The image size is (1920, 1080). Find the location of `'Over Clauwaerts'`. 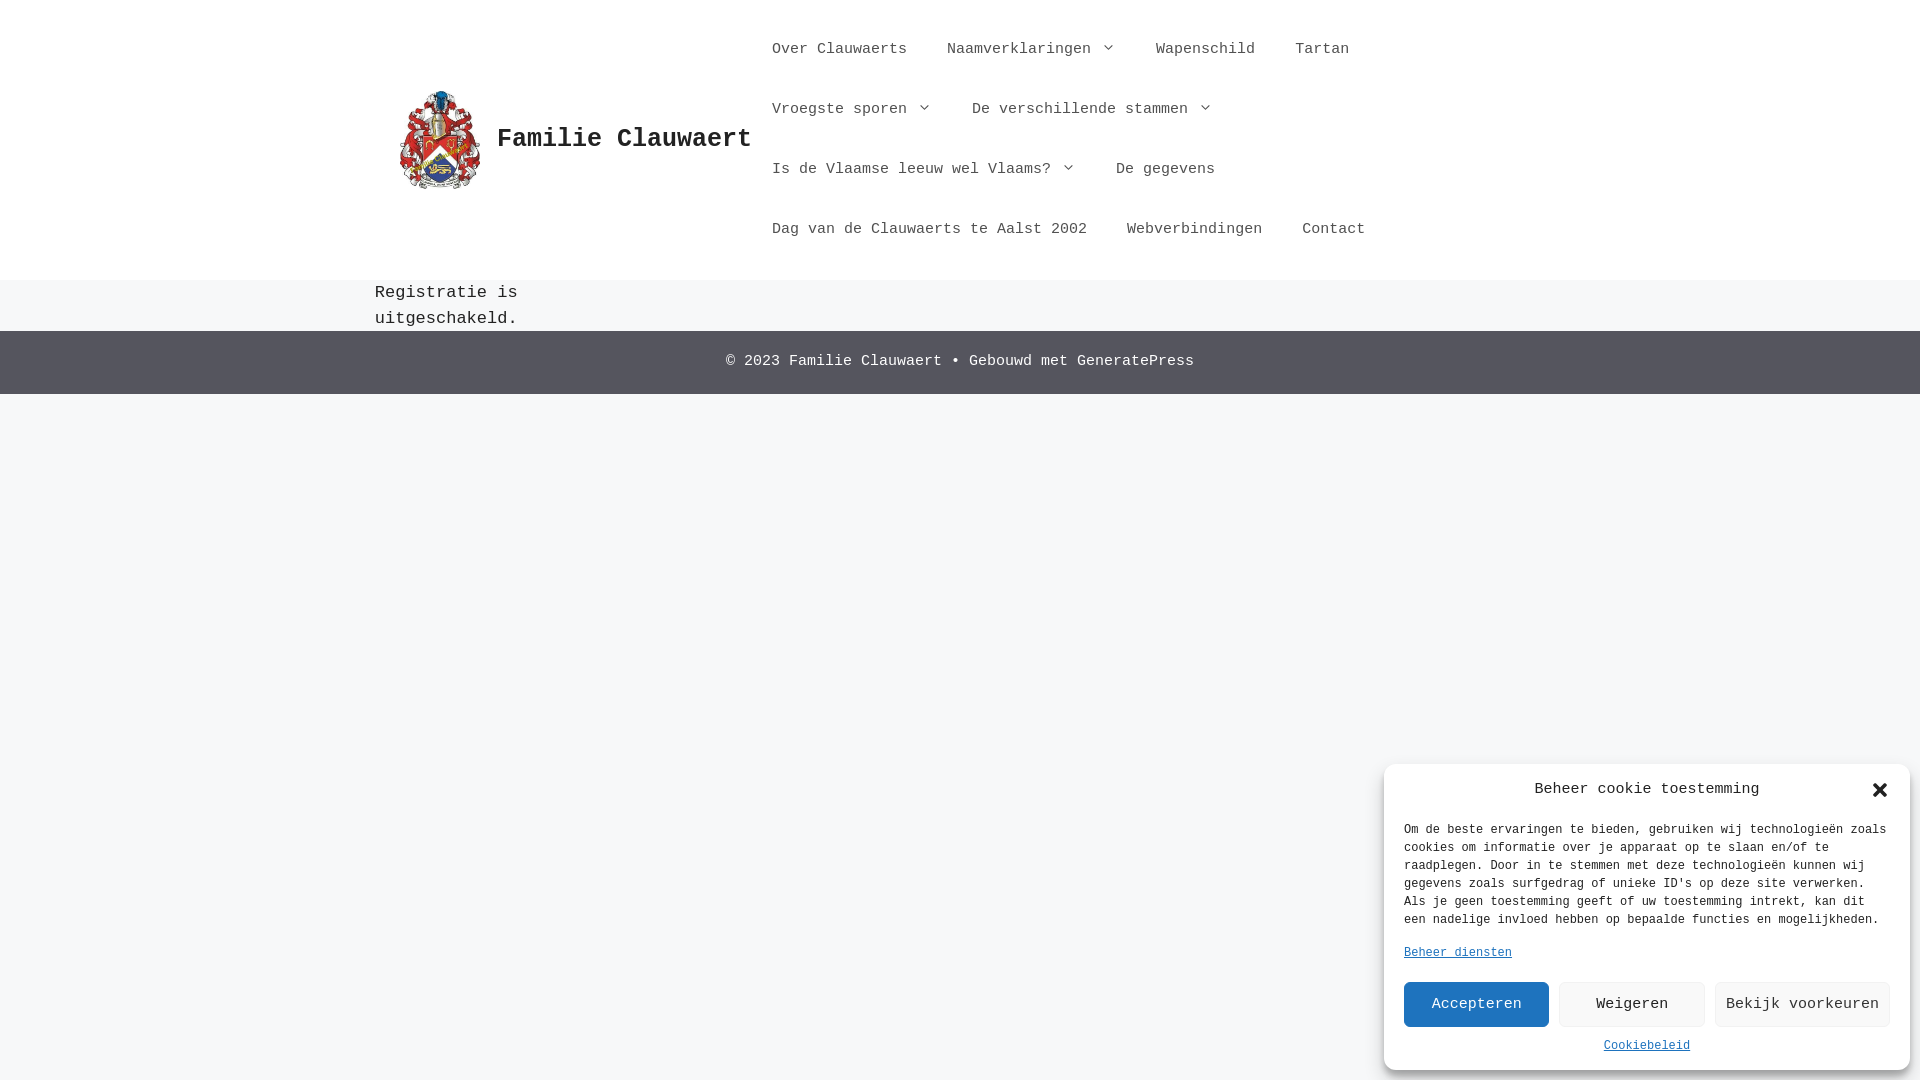

'Over Clauwaerts' is located at coordinates (839, 49).